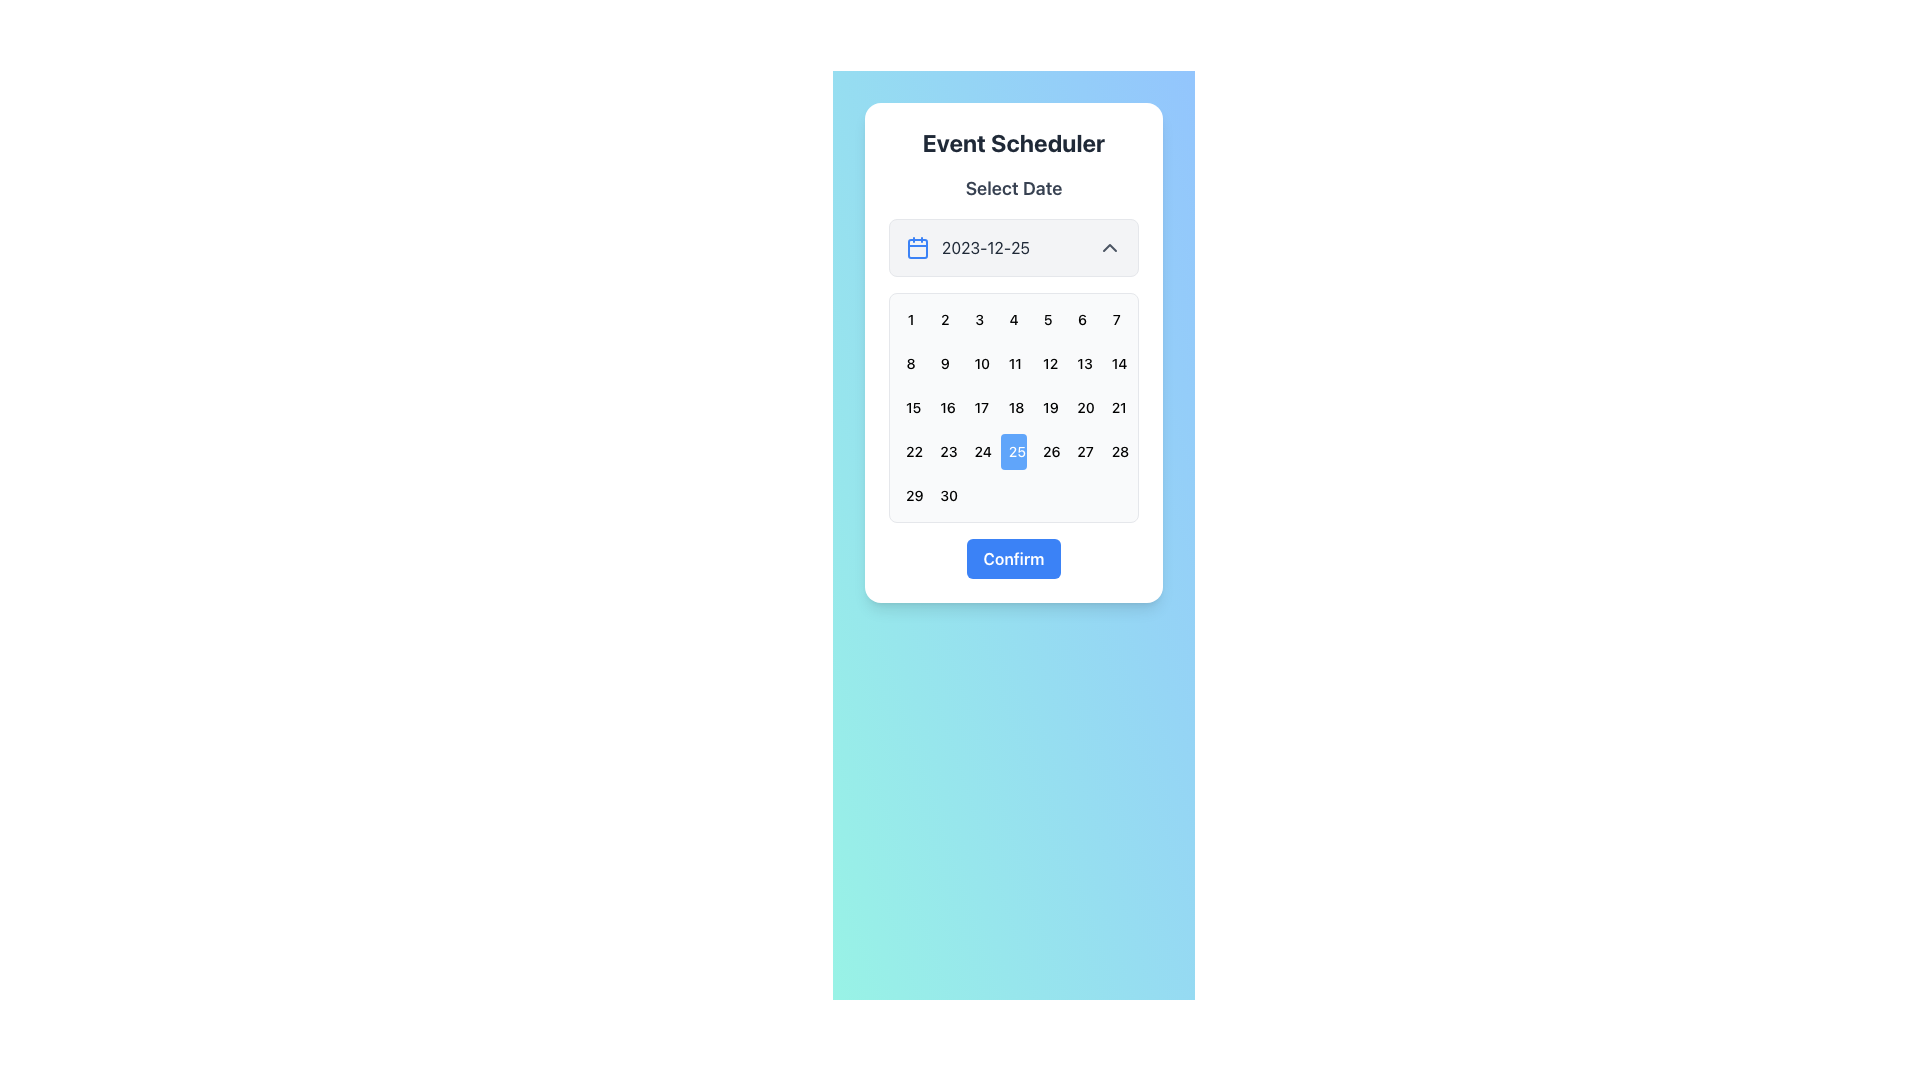 This screenshot has height=1080, width=1920. Describe the element at coordinates (1047, 407) in the screenshot. I see `the button representing the date '19' in the third row and fifth column of the calendar grid` at that location.